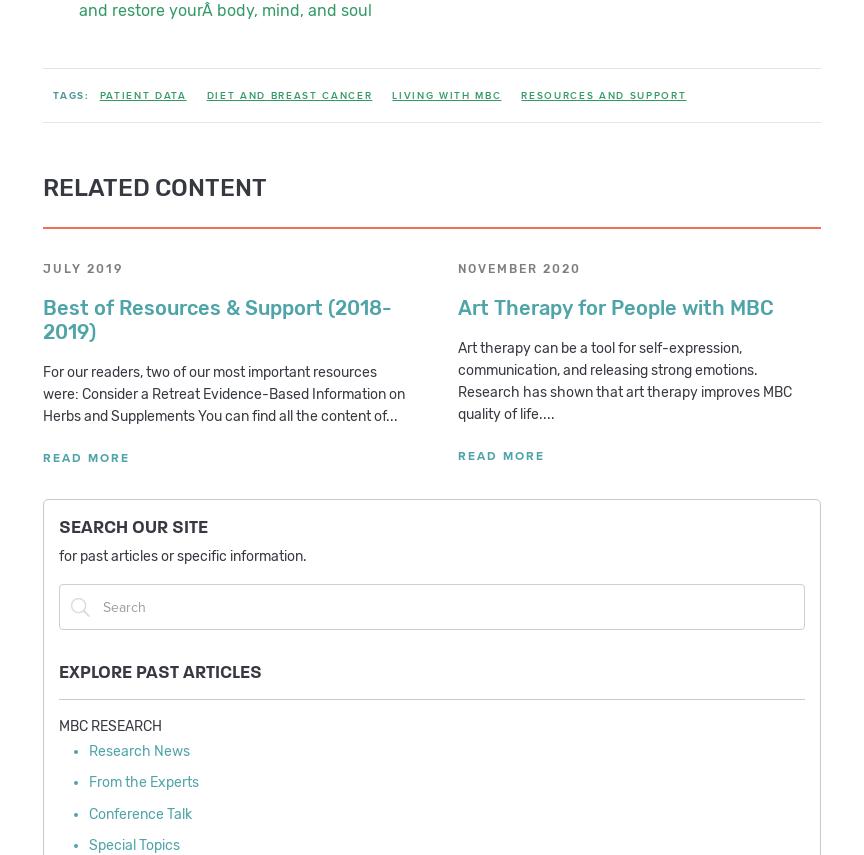 The height and width of the screenshot is (855, 864). What do you see at coordinates (519, 268) in the screenshot?
I see `'November 2020'` at bounding box center [519, 268].